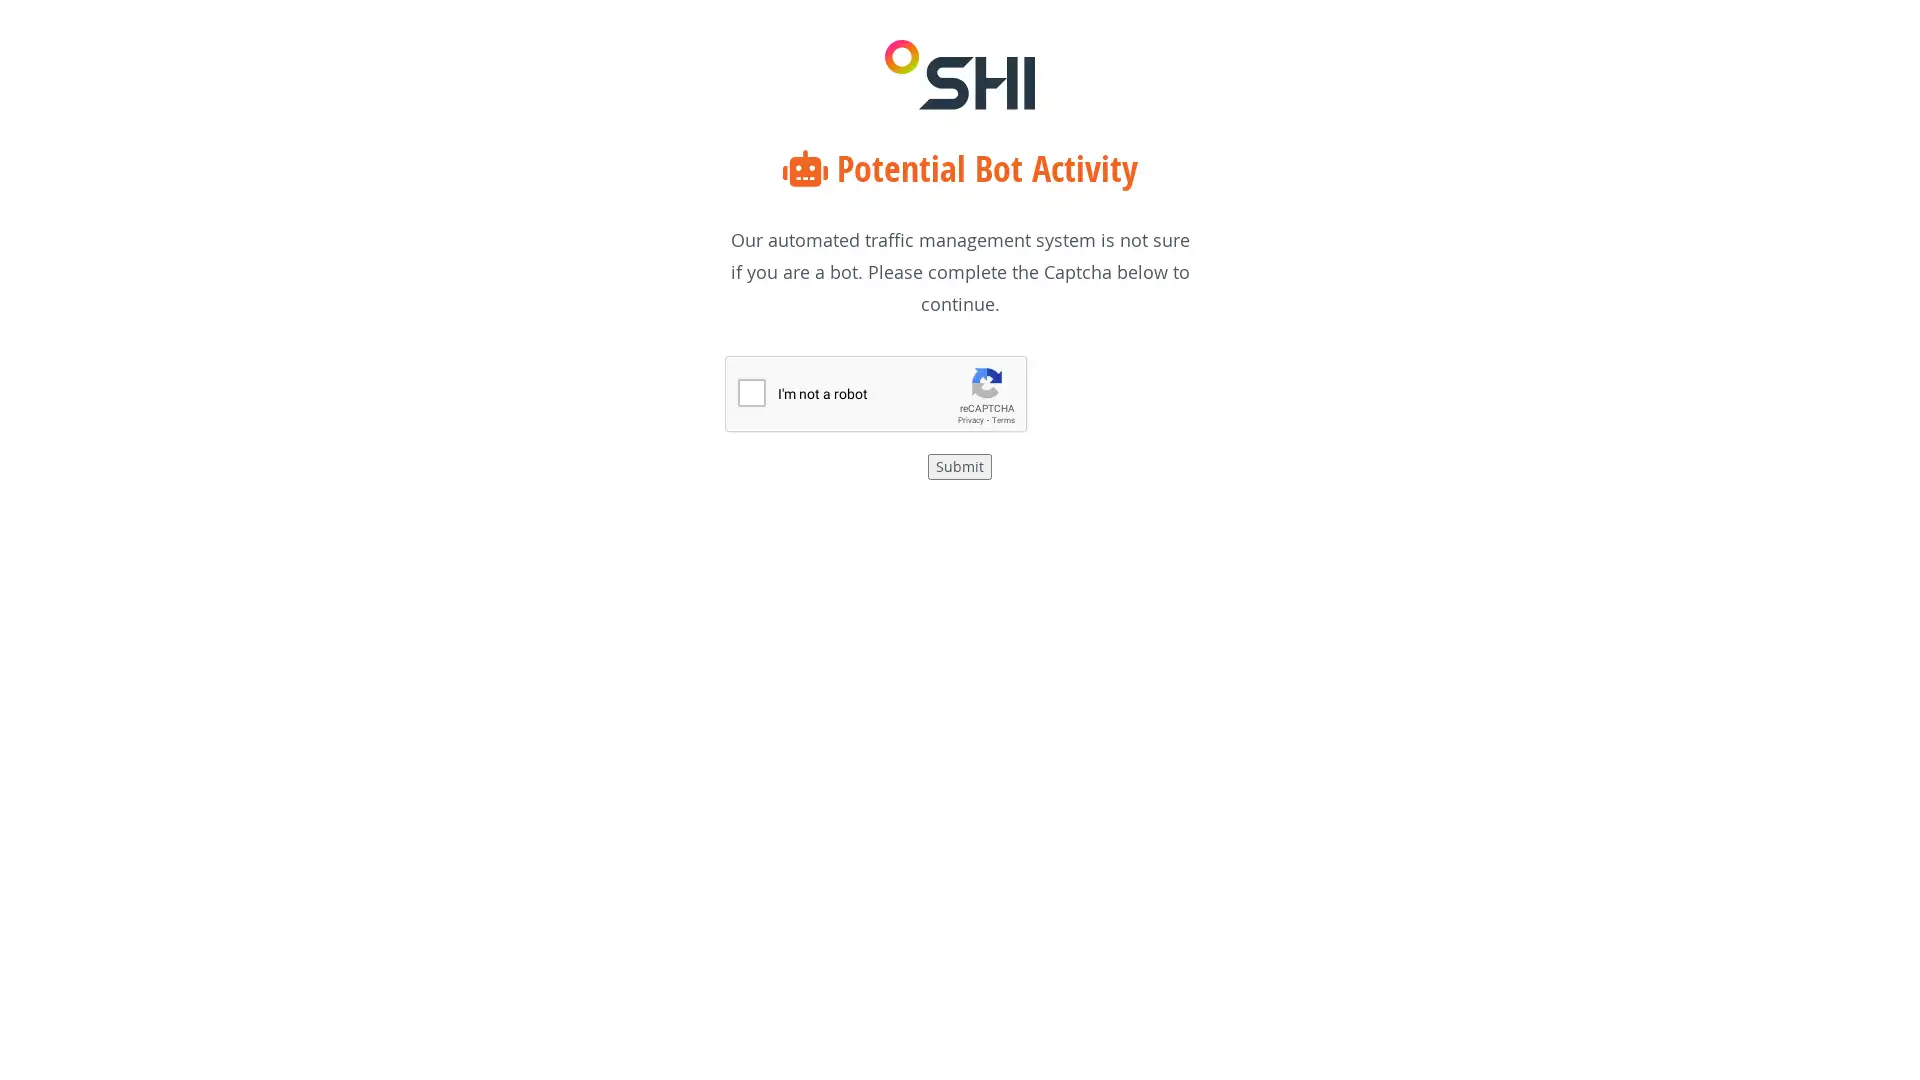 The height and width of the screenshot is (1080, 1920). What do you see at coordinates (960, 466) in the screenshot?
I see `Submit` at bounding box center [960, 466].